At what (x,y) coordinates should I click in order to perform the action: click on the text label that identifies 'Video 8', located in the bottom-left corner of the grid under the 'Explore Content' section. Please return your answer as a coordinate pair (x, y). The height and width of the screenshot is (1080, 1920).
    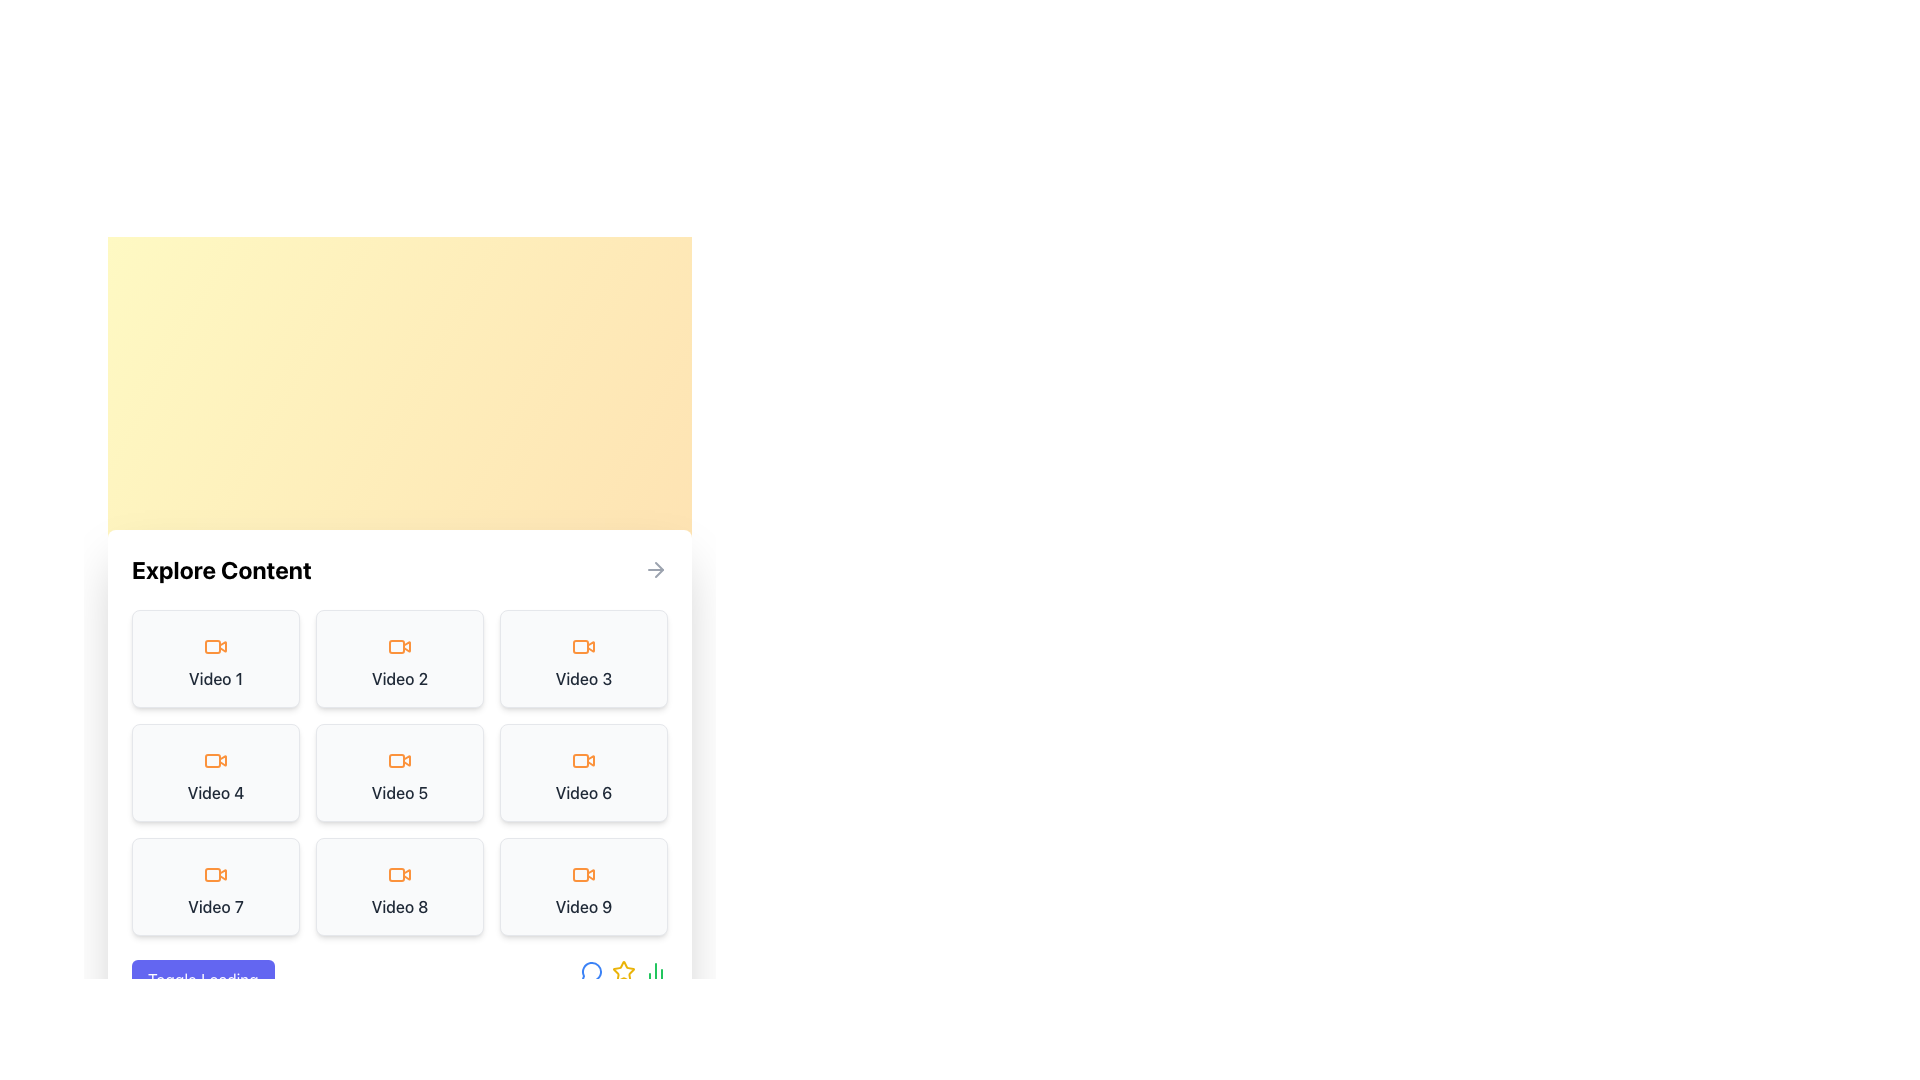
    Looking at the image, I should click on (399, 906).